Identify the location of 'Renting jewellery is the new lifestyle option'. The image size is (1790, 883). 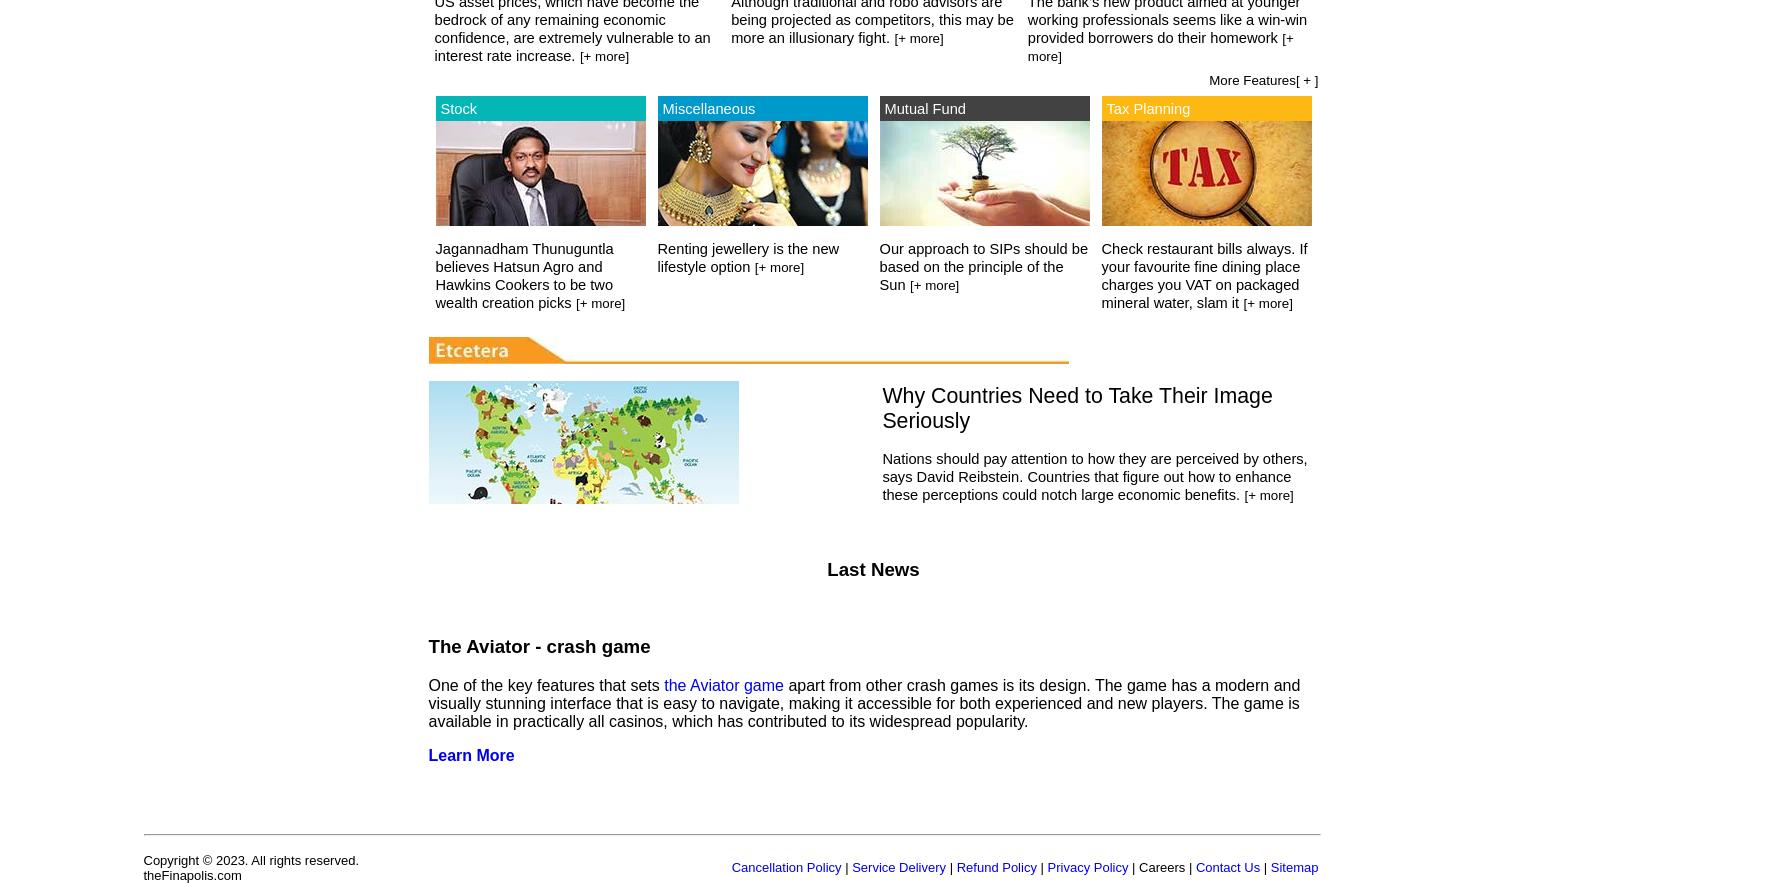
(747, 257).